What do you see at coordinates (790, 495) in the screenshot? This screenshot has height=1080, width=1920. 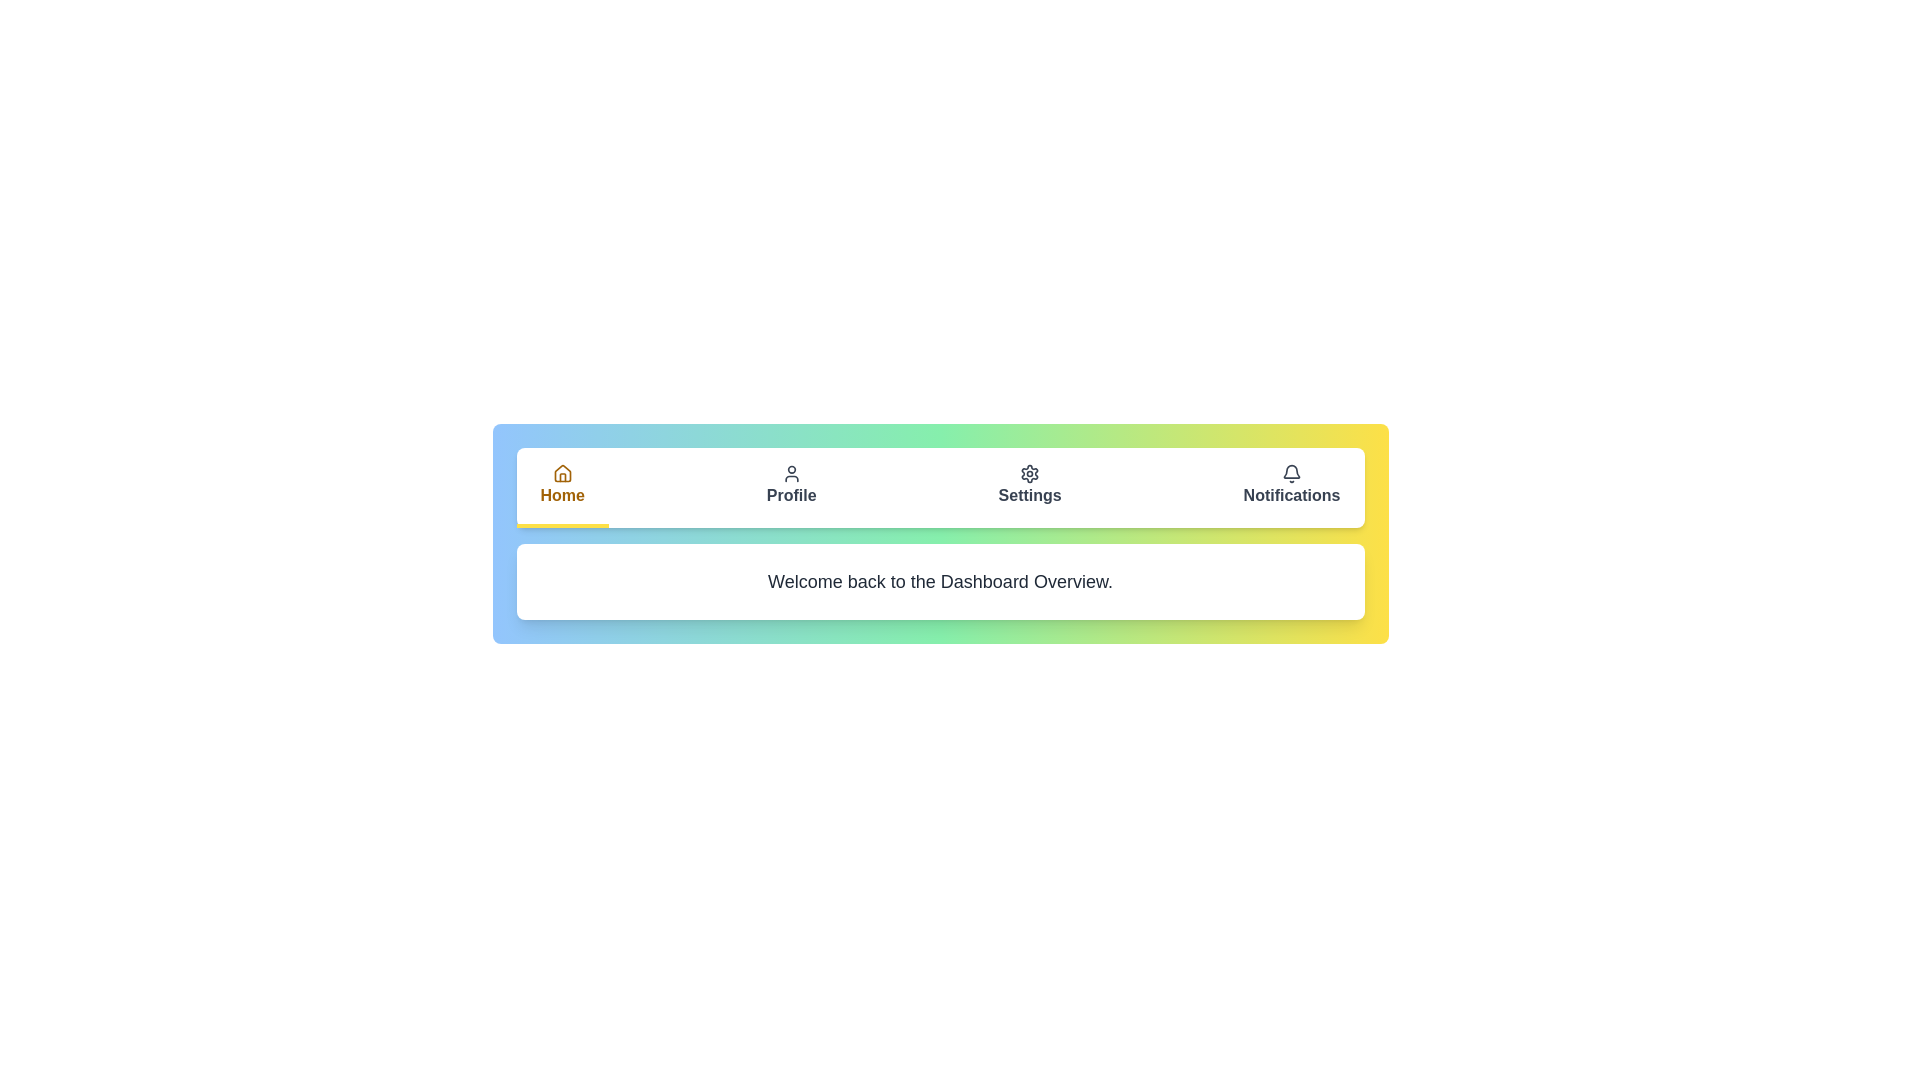 I see `the 'Profile' text label in the navigation bar, which is styled in bold and located between the 'Home' and 'Settings' sections` at bounding box center [790, 495].